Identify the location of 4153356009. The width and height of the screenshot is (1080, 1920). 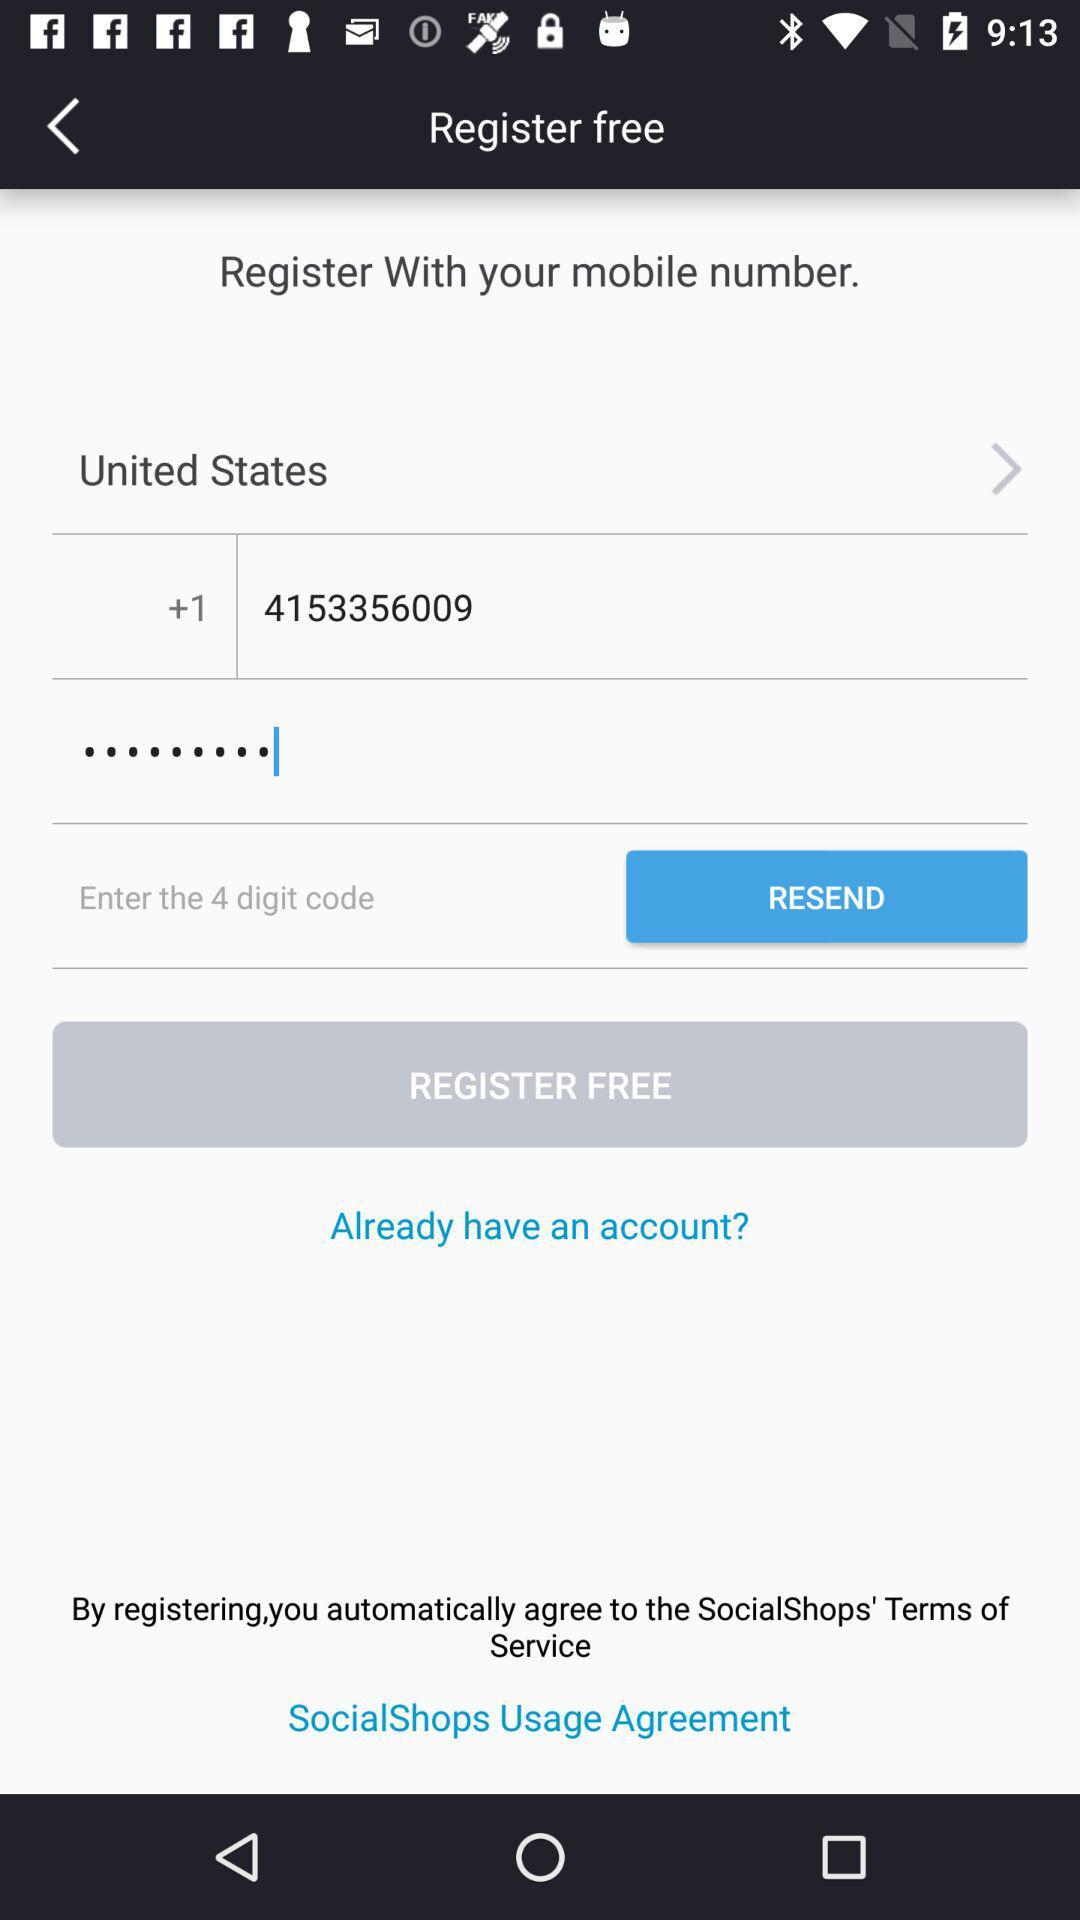
(632, 606).